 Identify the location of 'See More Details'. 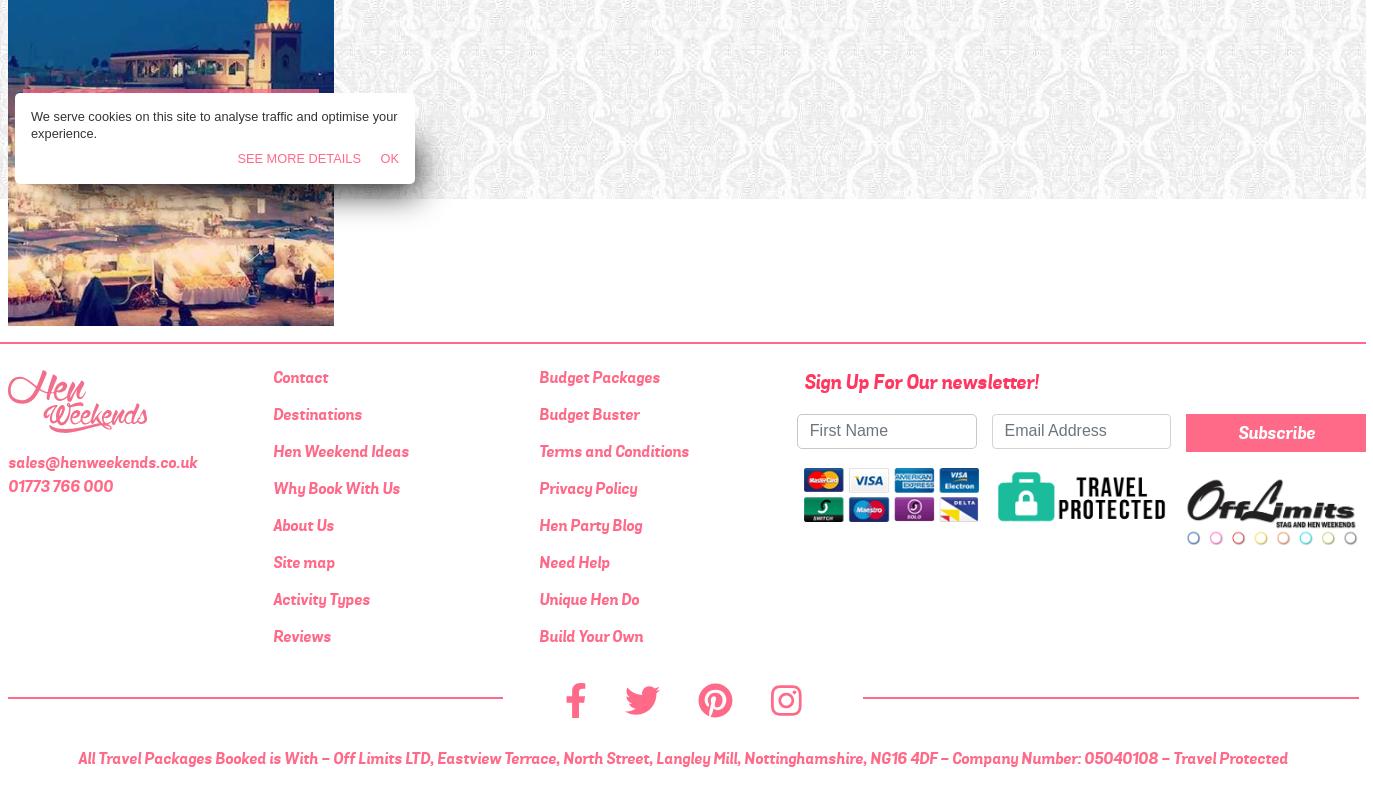
(235, 157).